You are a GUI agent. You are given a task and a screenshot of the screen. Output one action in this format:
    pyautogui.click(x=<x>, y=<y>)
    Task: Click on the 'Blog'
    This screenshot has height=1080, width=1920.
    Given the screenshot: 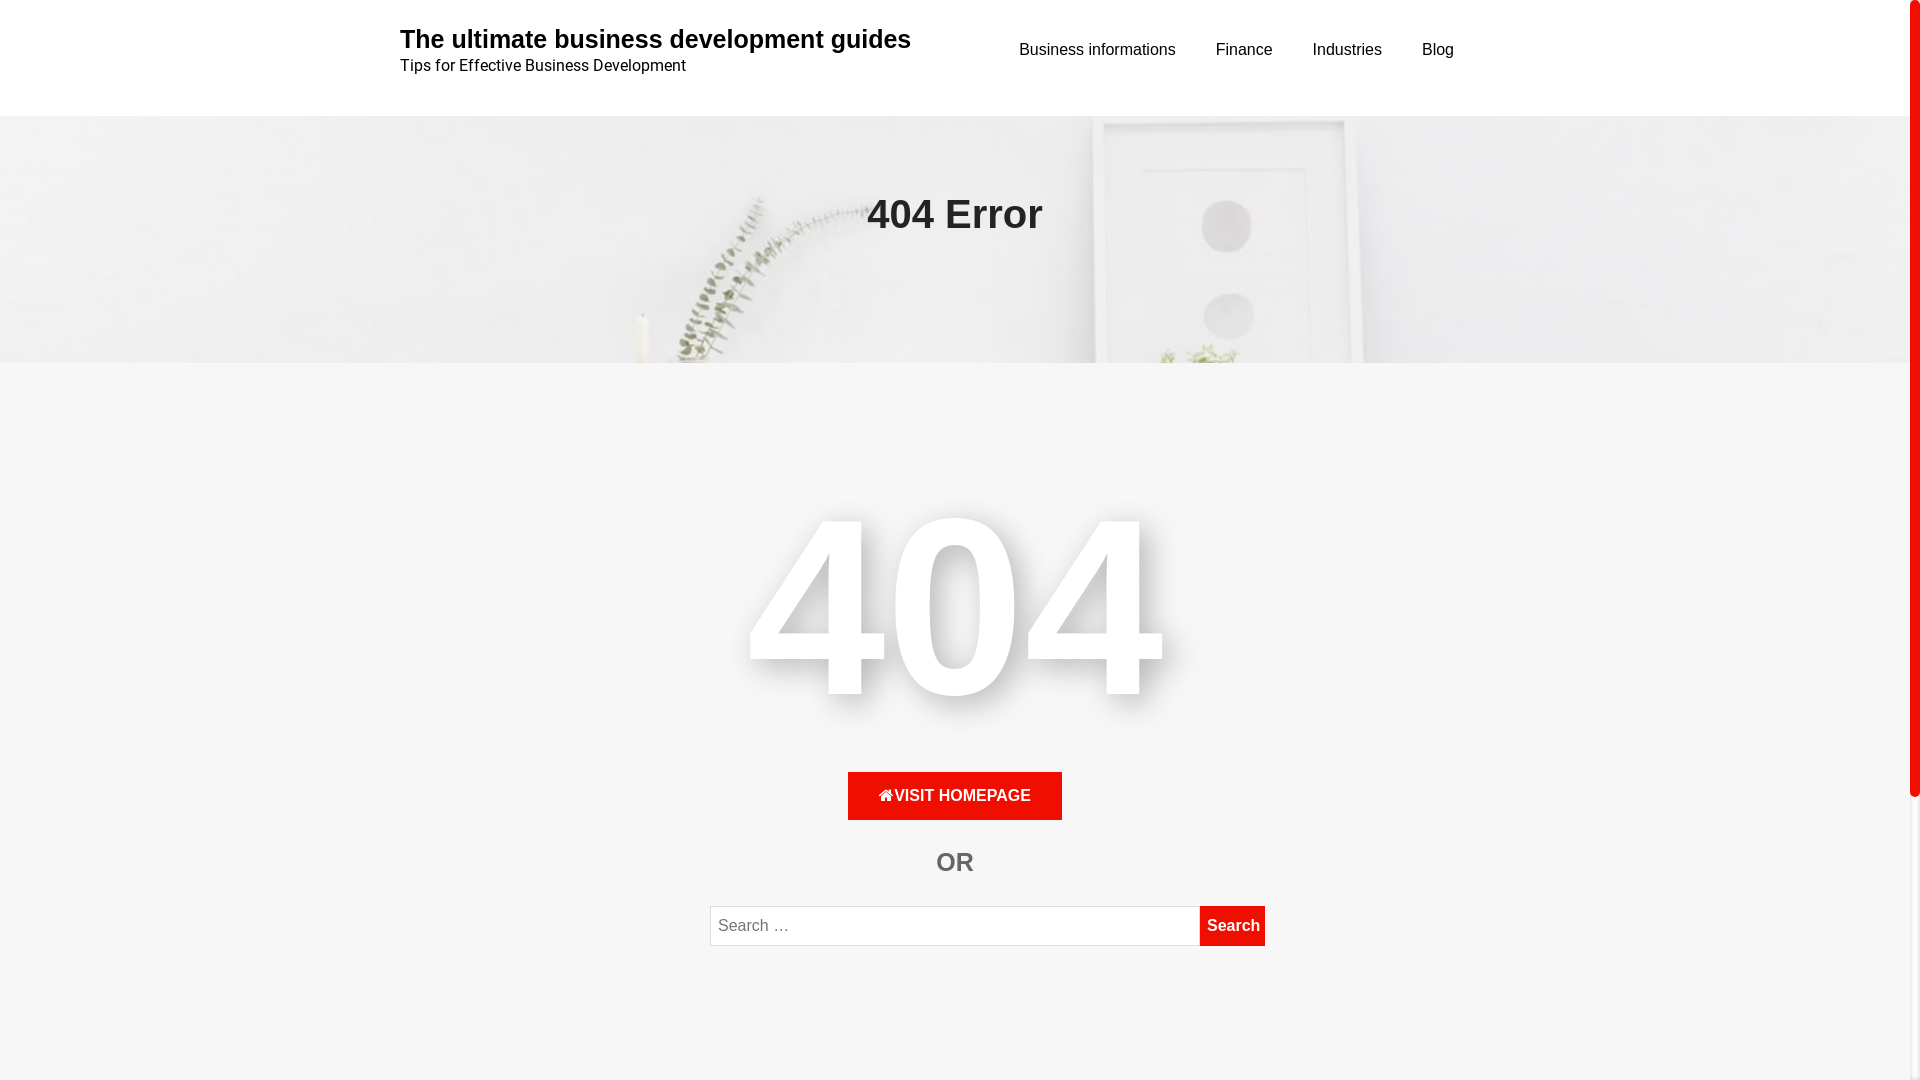 What is the action you would take?
    pyautogui.click(x=1437, y=49)
    